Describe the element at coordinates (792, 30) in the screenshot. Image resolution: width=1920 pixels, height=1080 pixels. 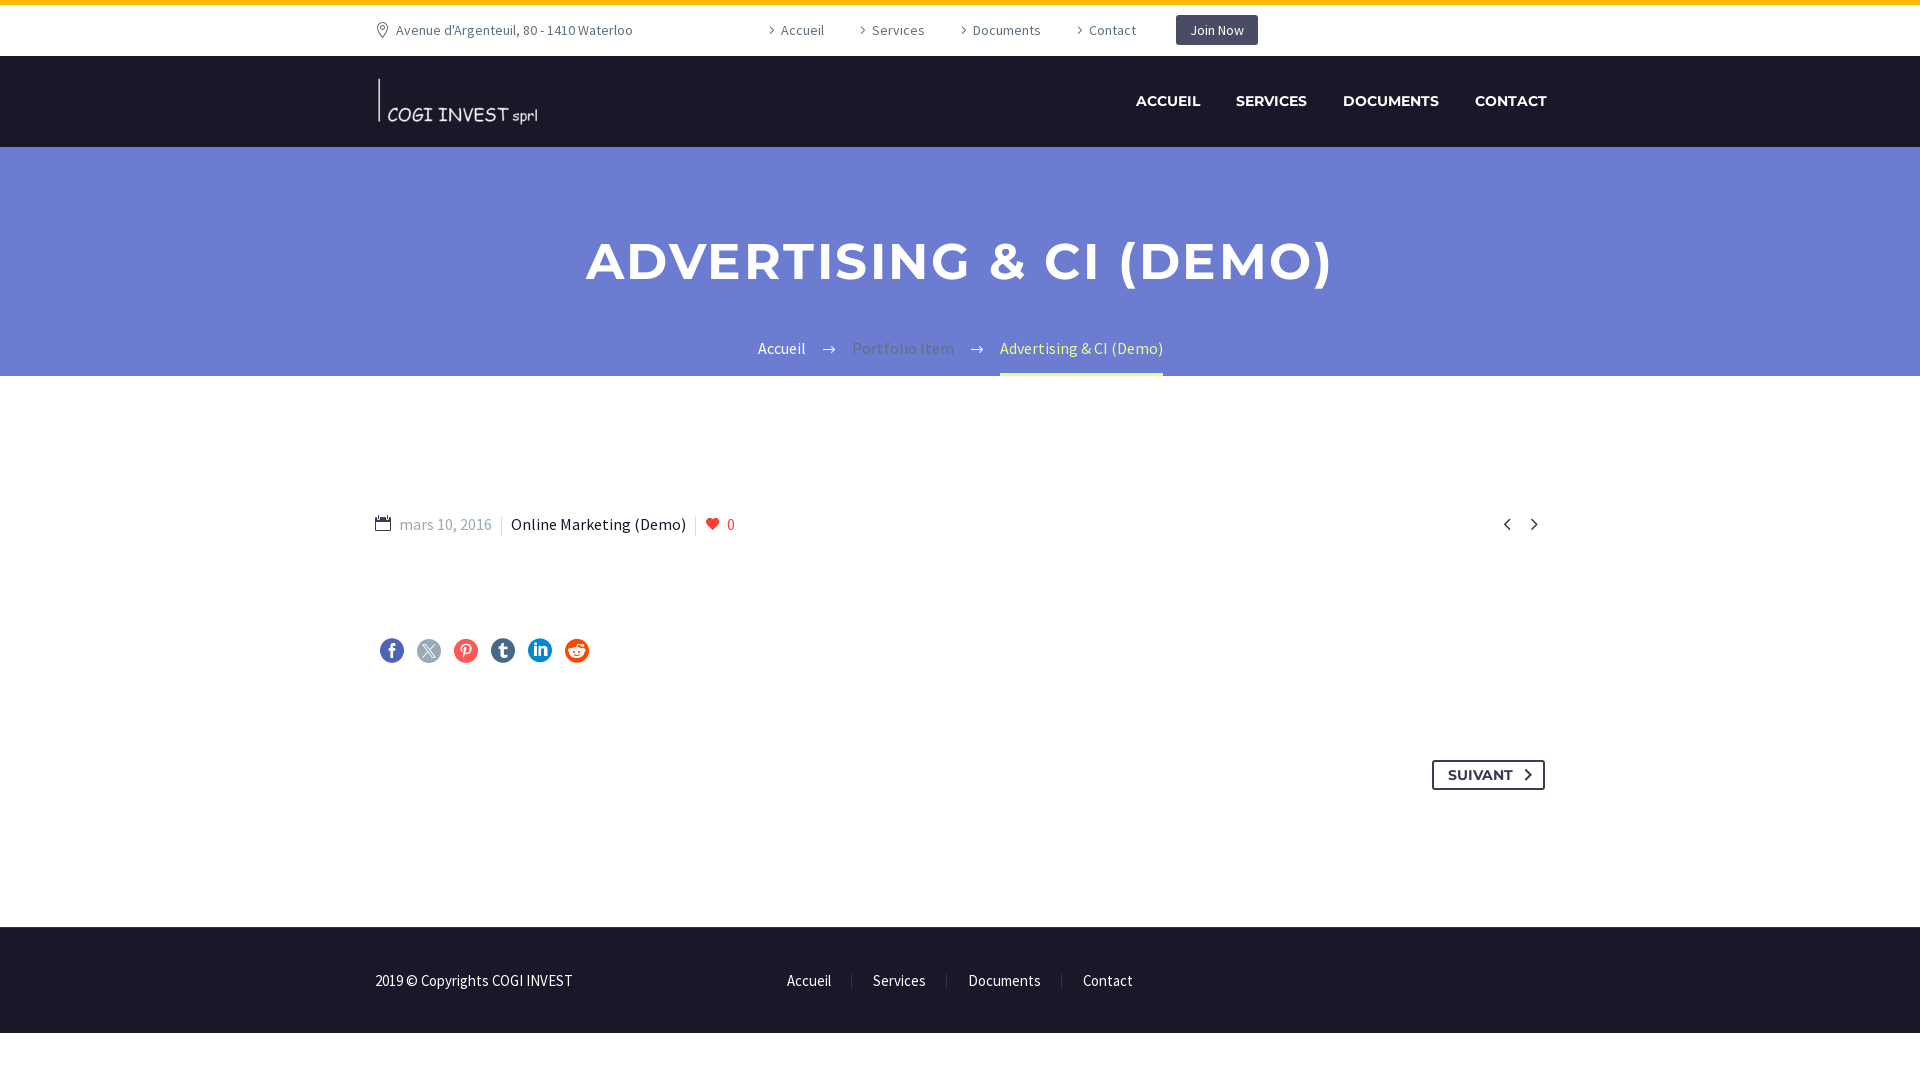
I see `'Accueil'` at that location.